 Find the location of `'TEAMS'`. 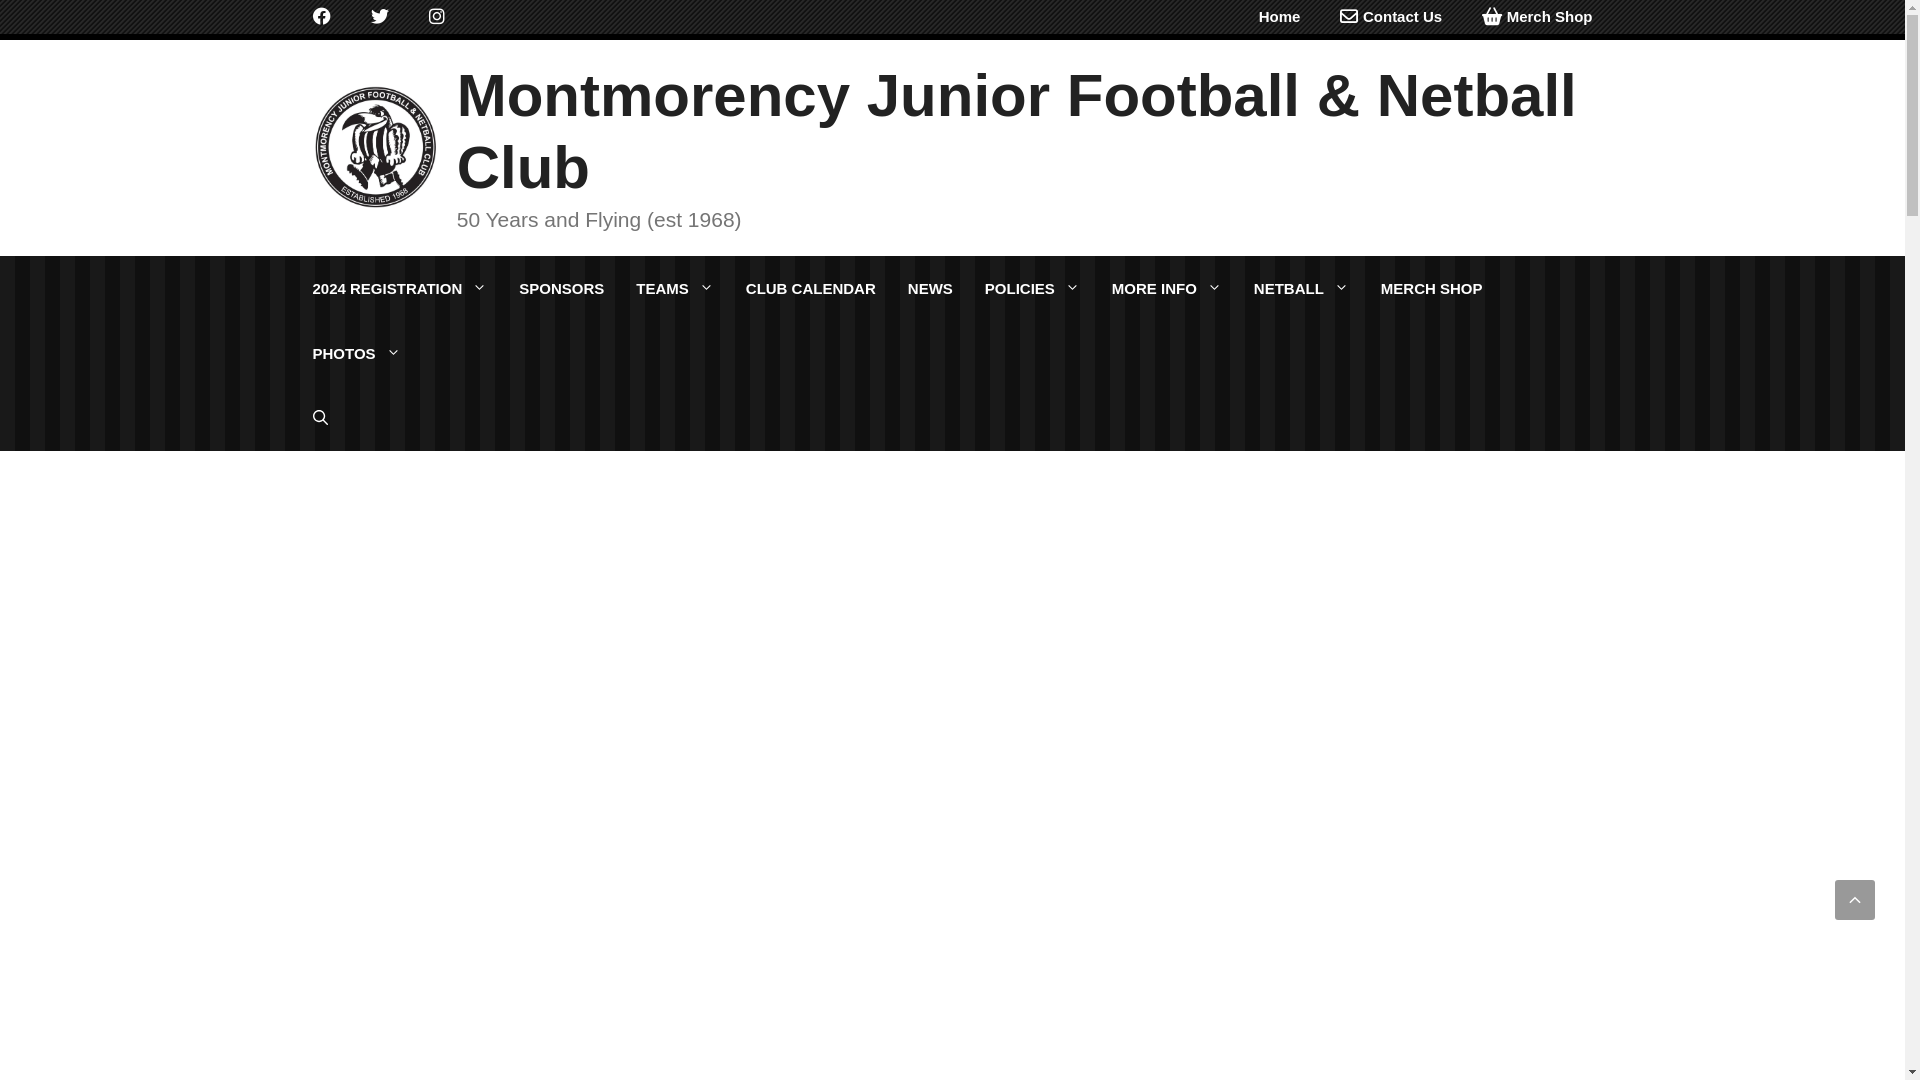

'TEAMS' is located at coordinates (675, 288).